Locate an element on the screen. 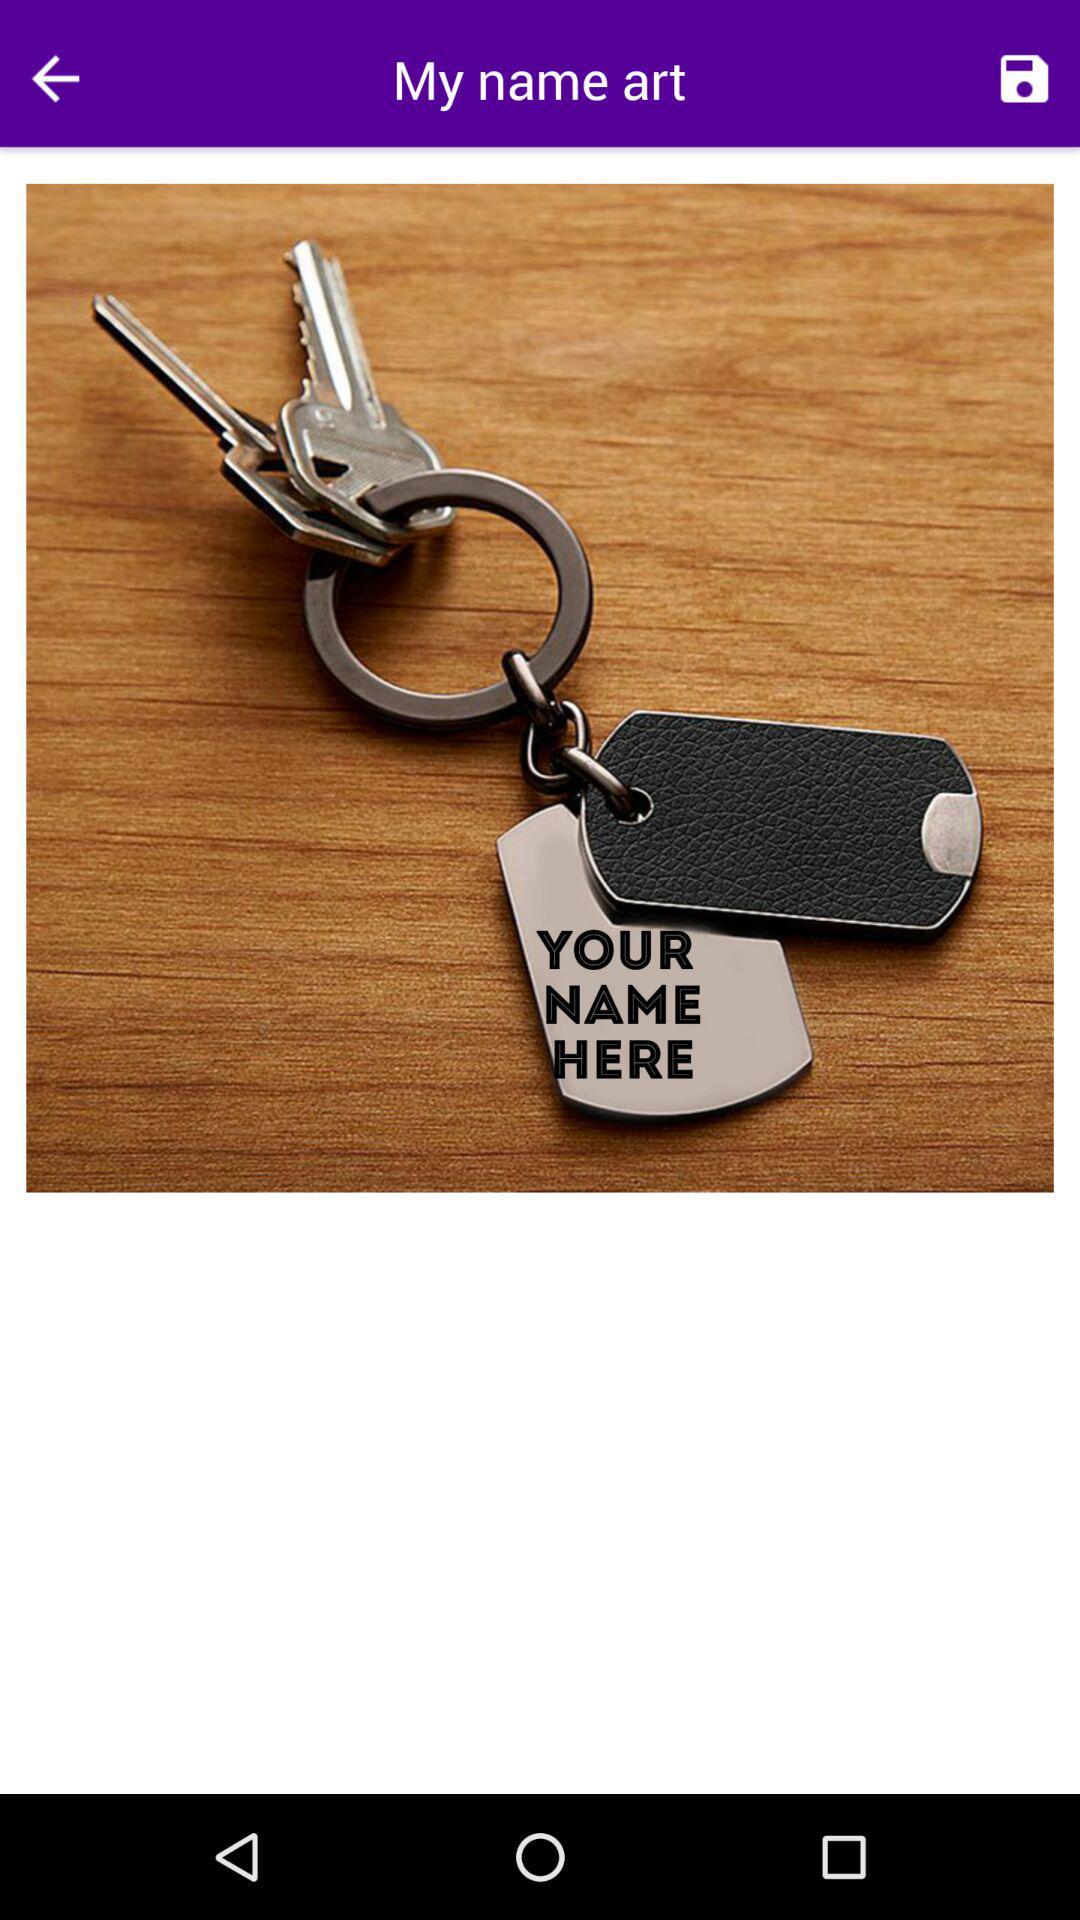 The width and height of the screenshot is (1080, 1920). go back is located at coordinates (54, 78).